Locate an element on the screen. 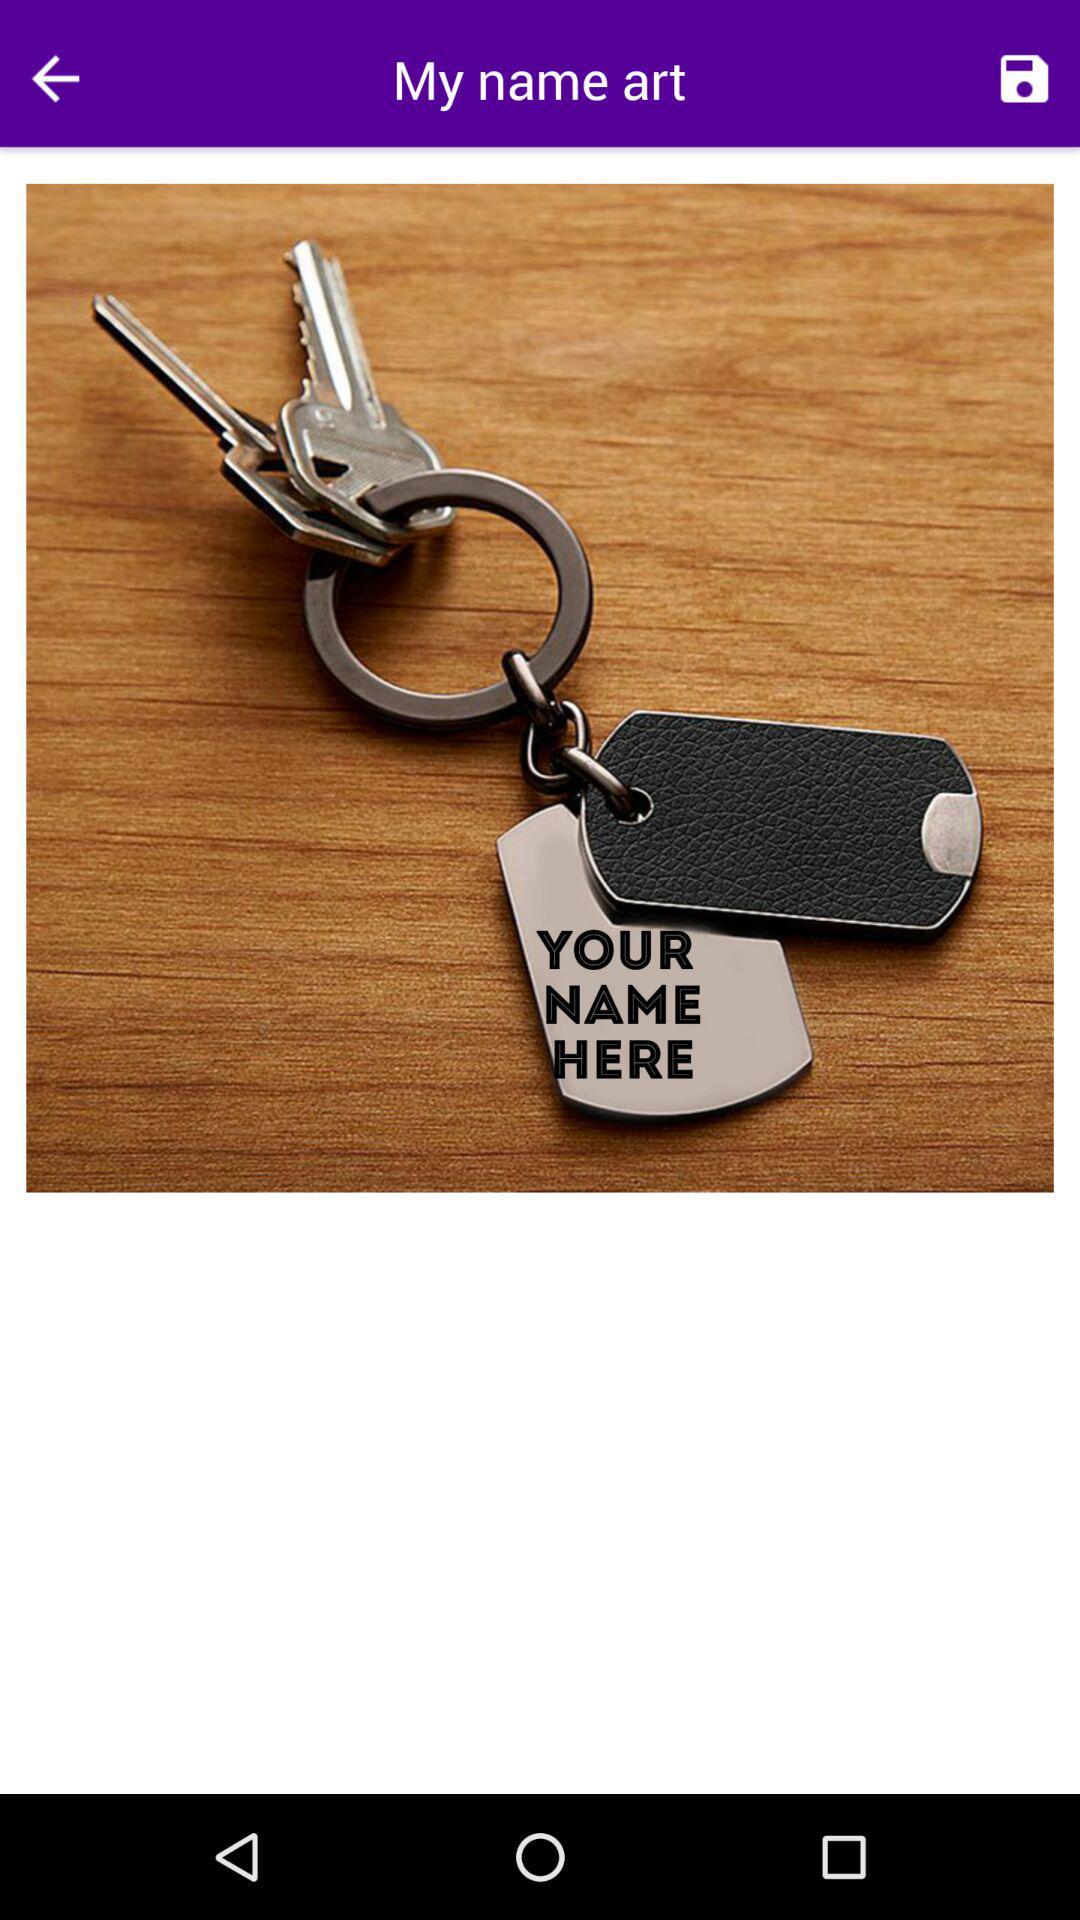 The width and height of the screenshot is (1080, 1920). go back is located at coordinates (54, 78).